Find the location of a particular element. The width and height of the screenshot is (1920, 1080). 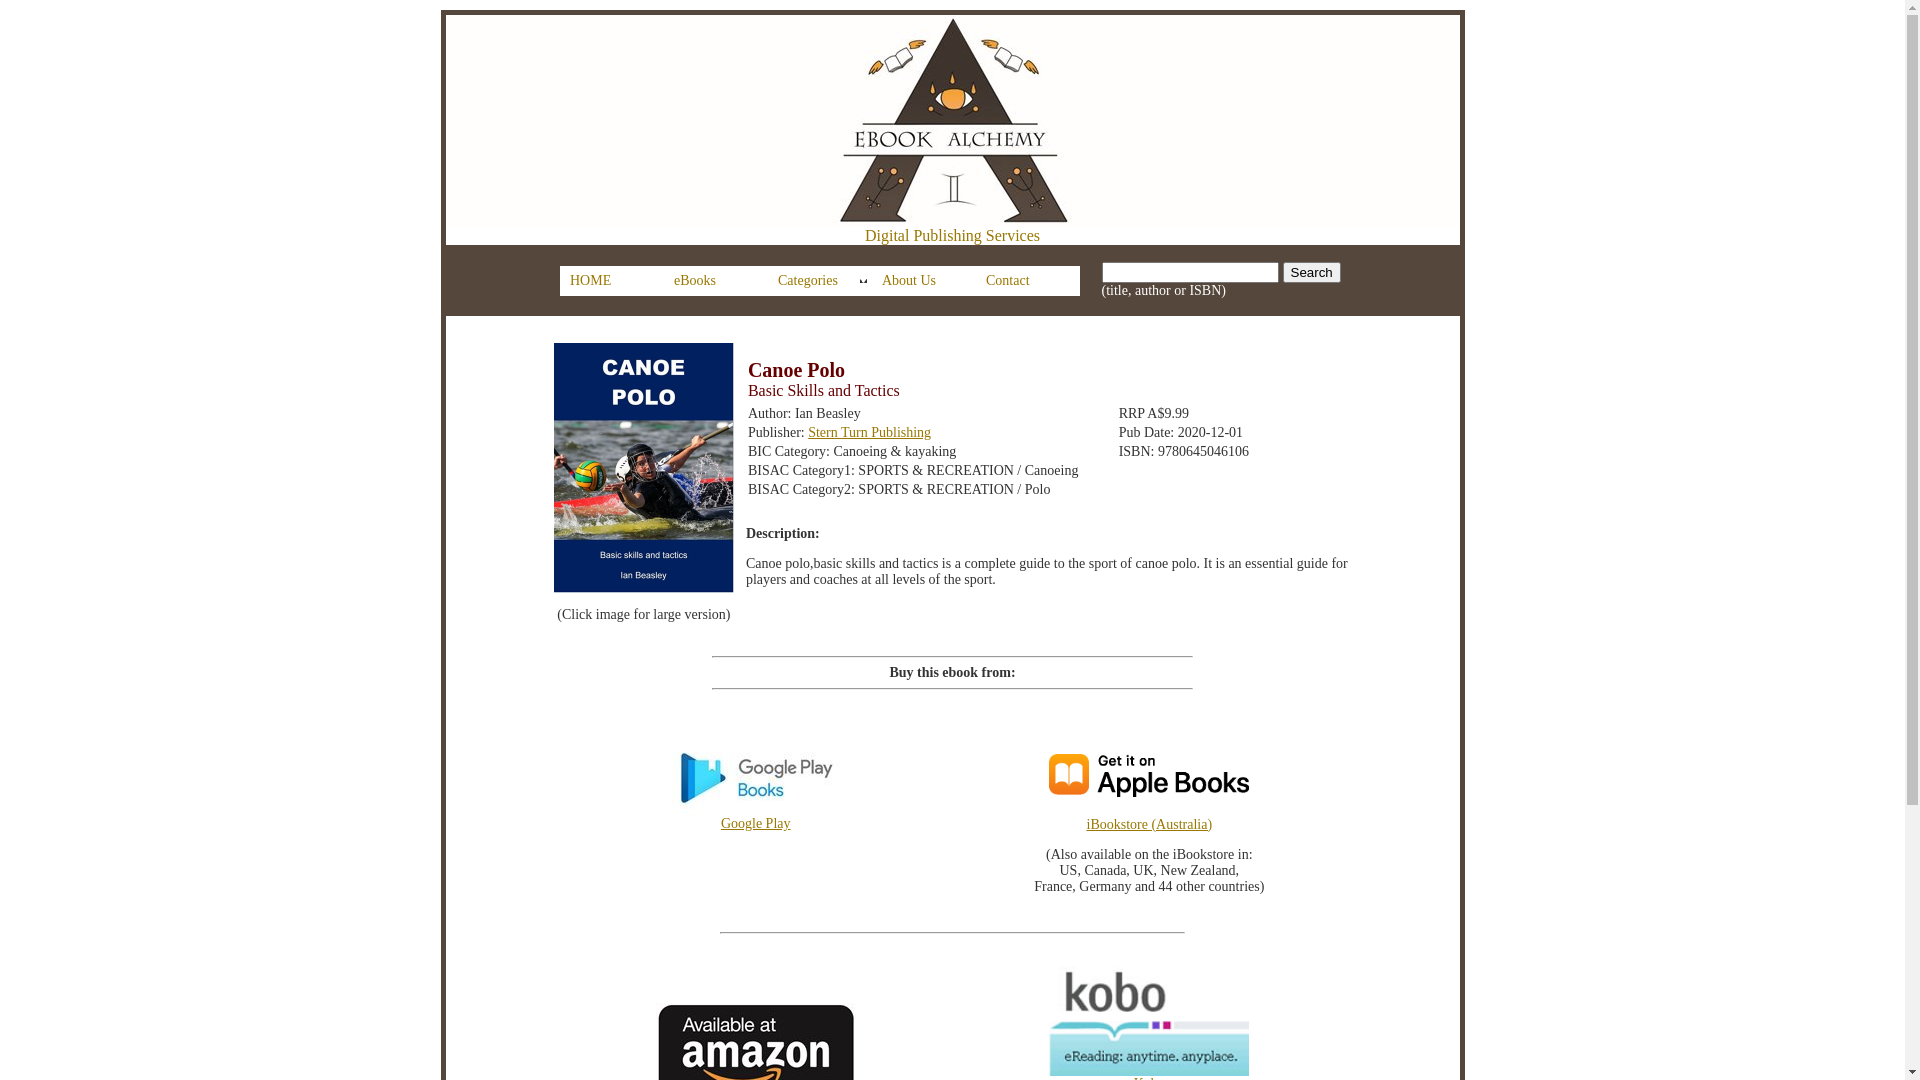

'iBookstore (Australia)' is located at coordinates (1167, 840).